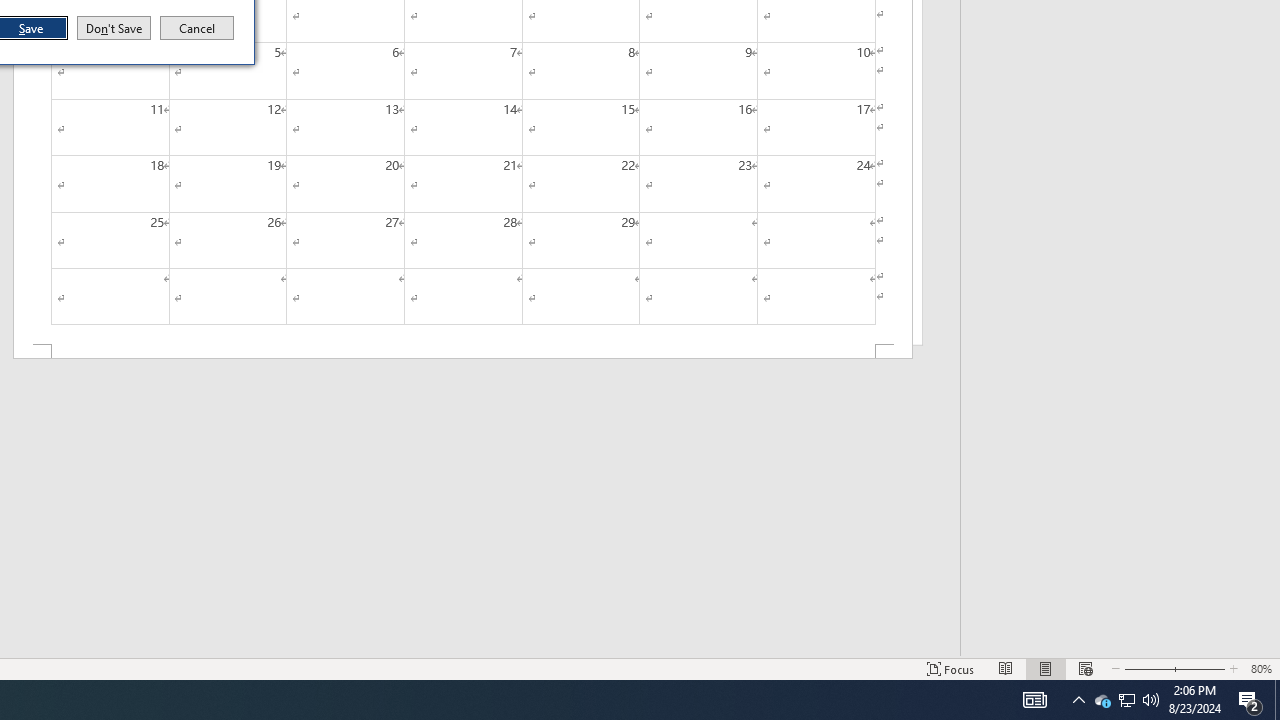  What do you see at coordinates (1151, 698) in the screenshot?
I see `'Q2790: 100%'` at bounding box center [1151, 698].